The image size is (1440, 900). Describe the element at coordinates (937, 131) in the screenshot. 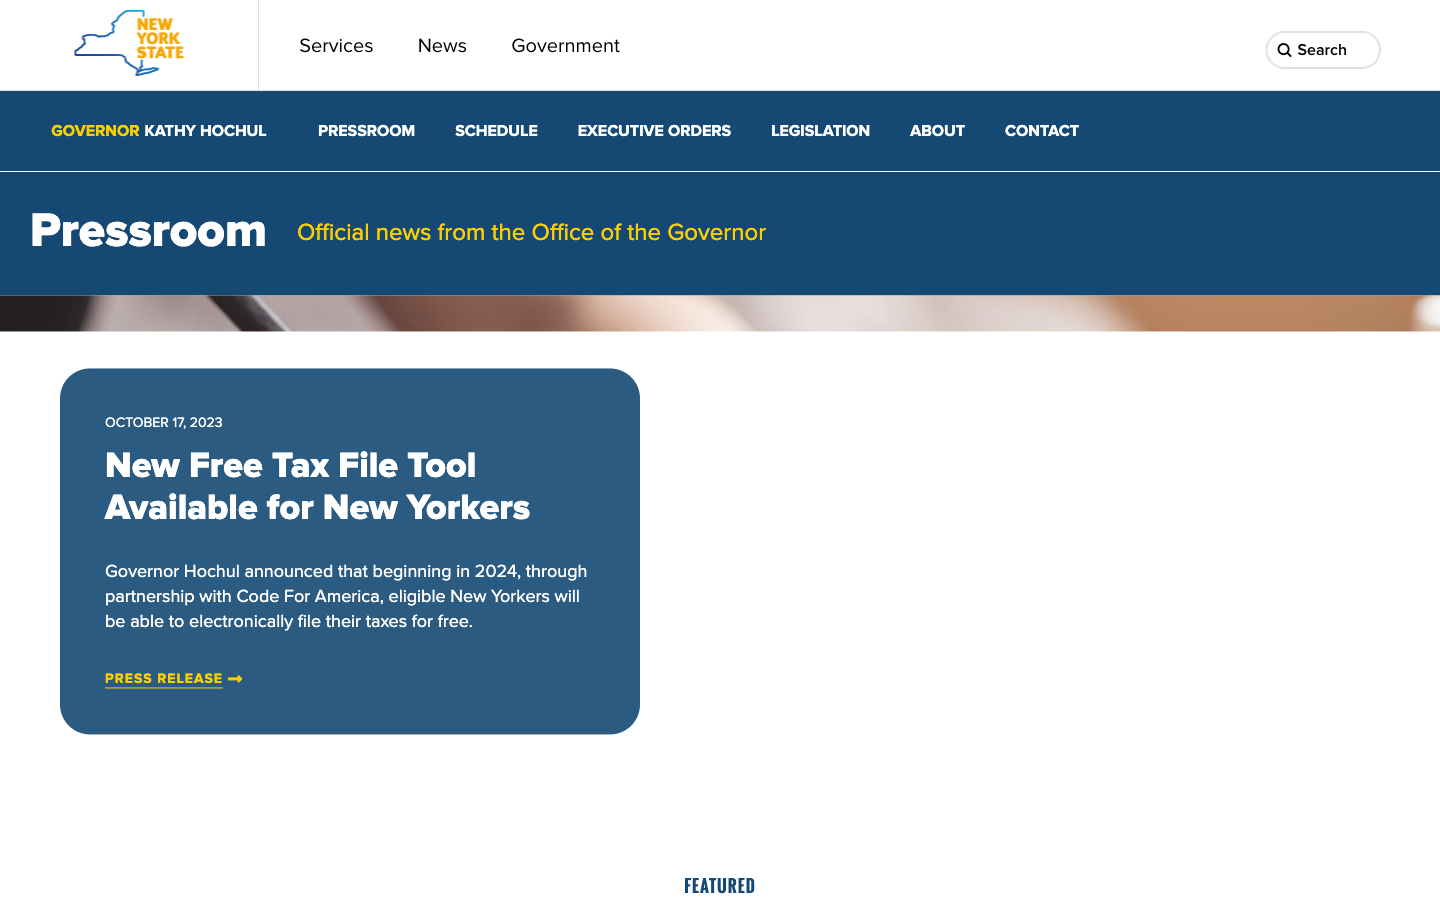

I see `the second option in the About section` at that location.